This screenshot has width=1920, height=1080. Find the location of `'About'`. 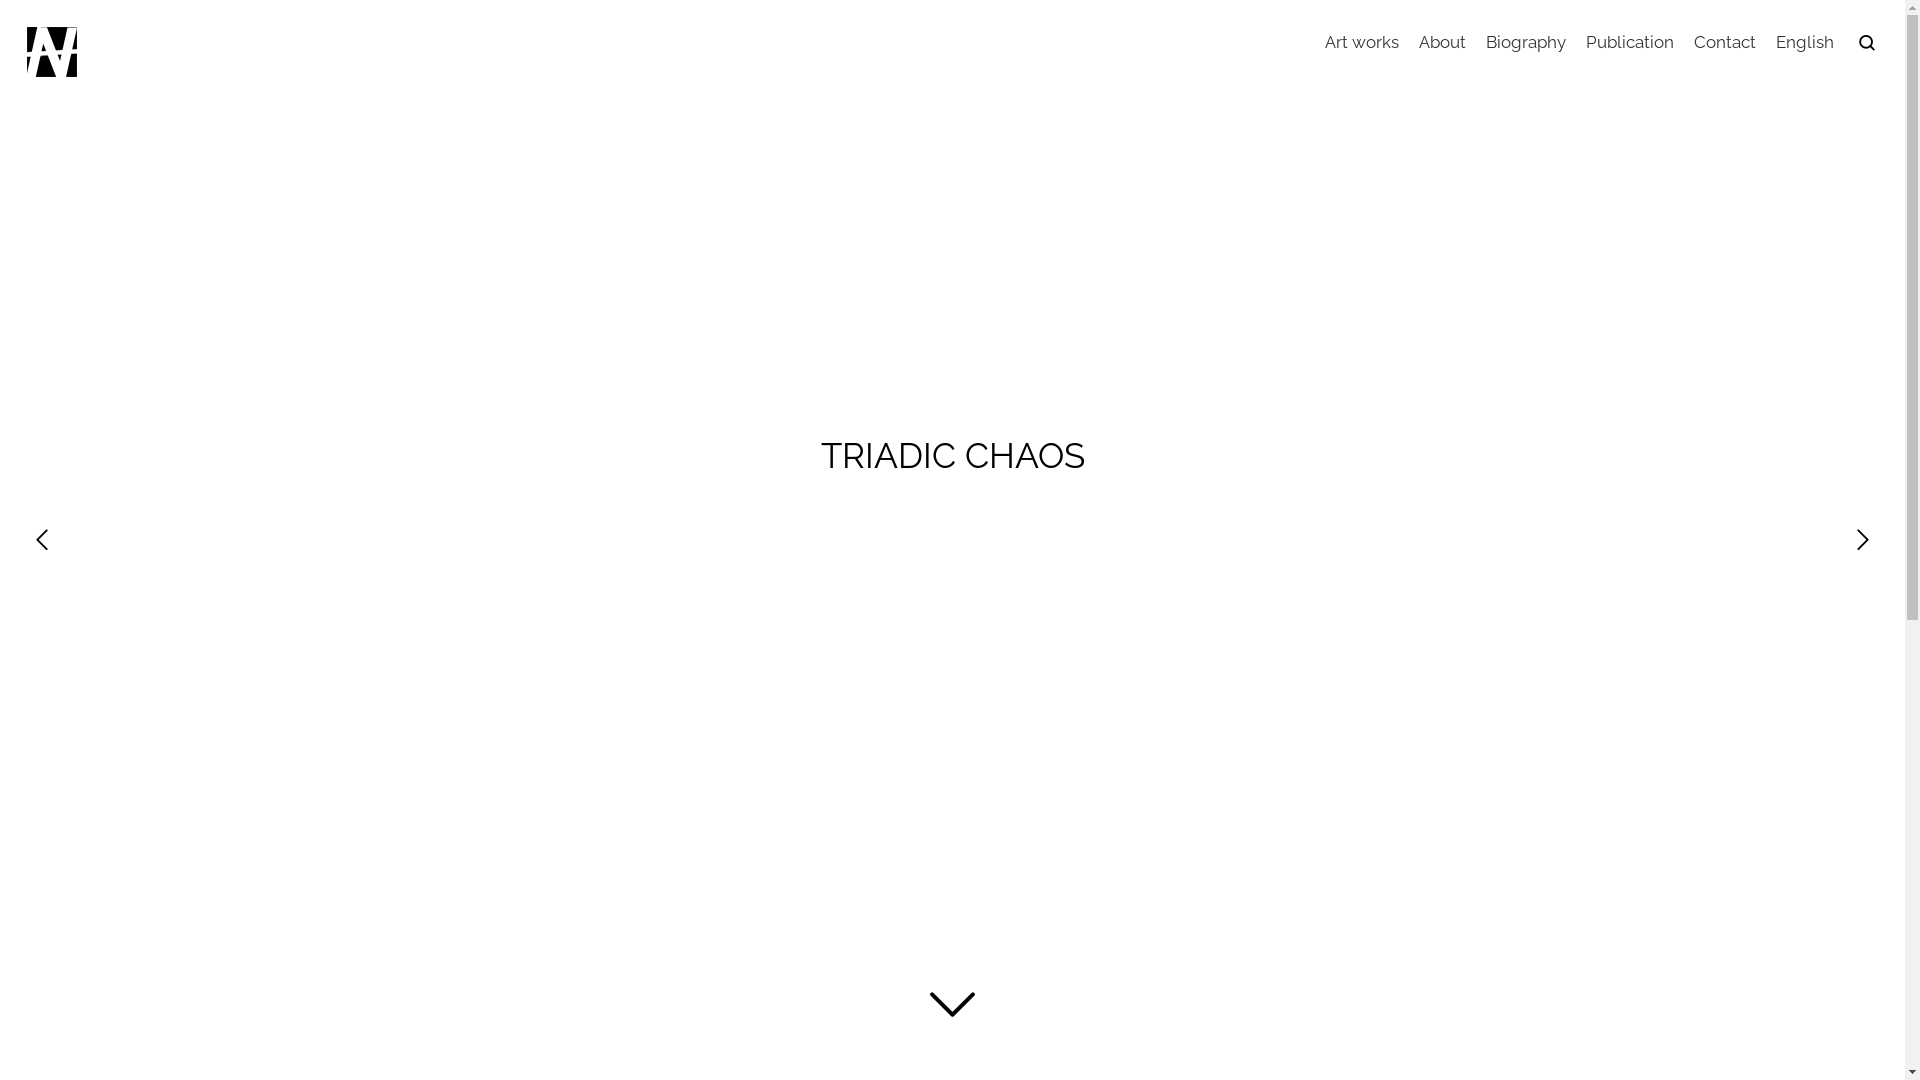

'About' is located at coordinates (1442, 42).